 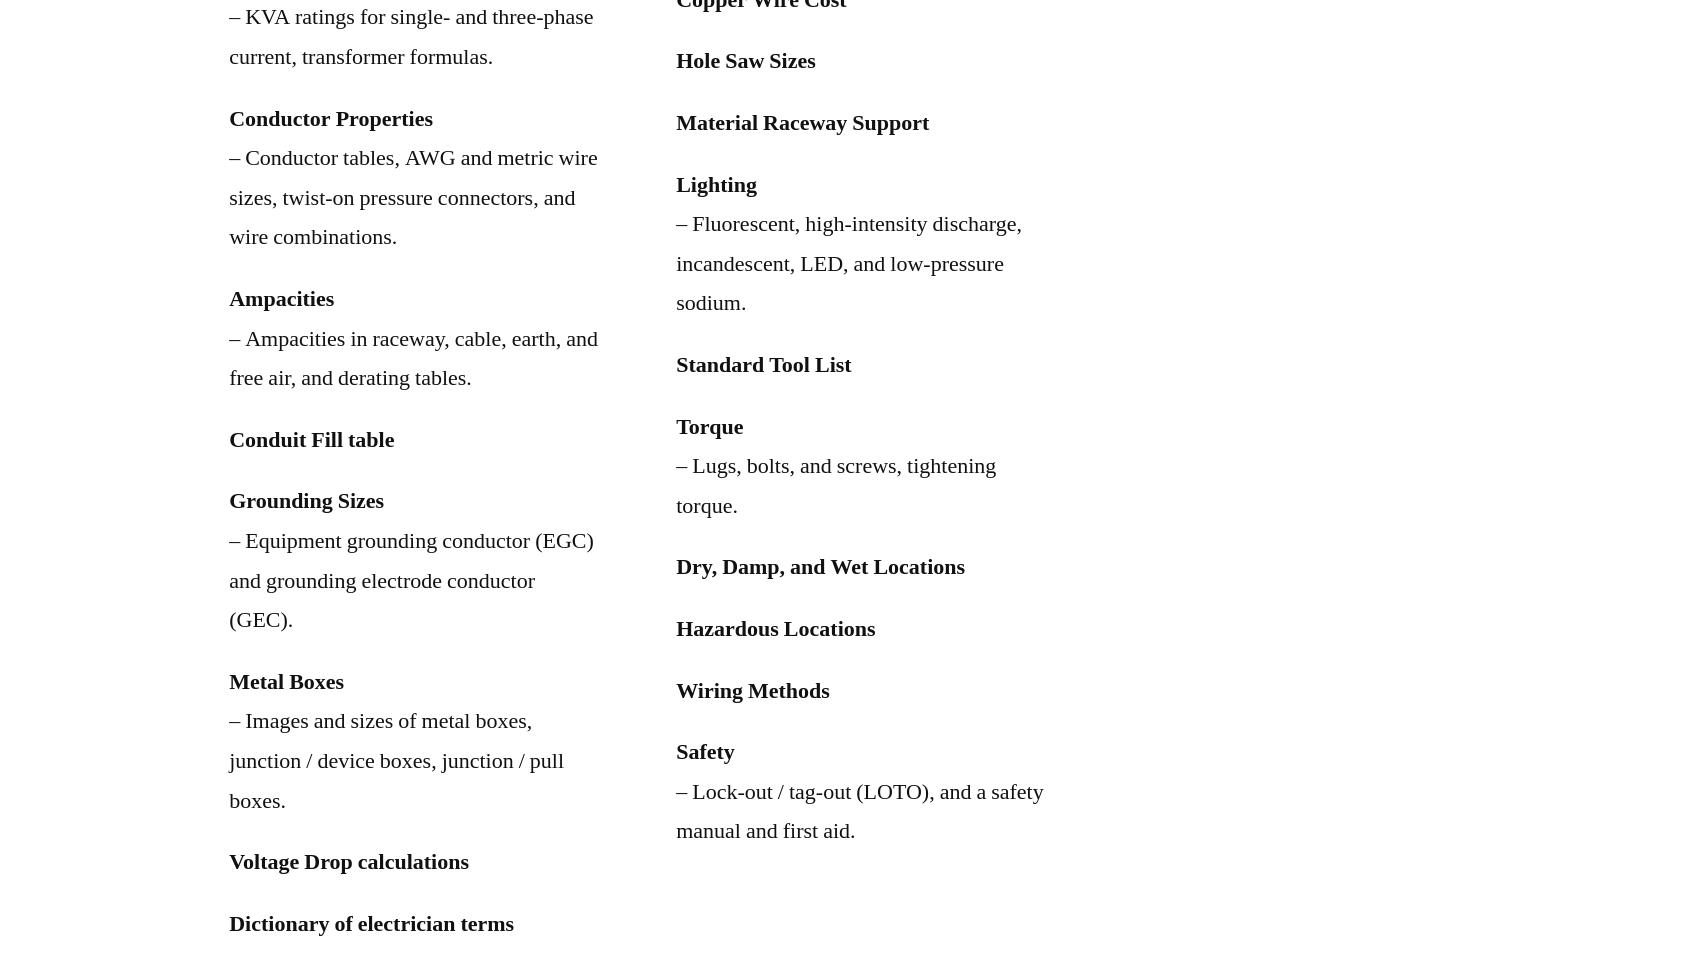 I want to click on '– Images and sizes of metal boxes, junction / device boxes, junction / pull boxes.', so click(x=228, y=760).